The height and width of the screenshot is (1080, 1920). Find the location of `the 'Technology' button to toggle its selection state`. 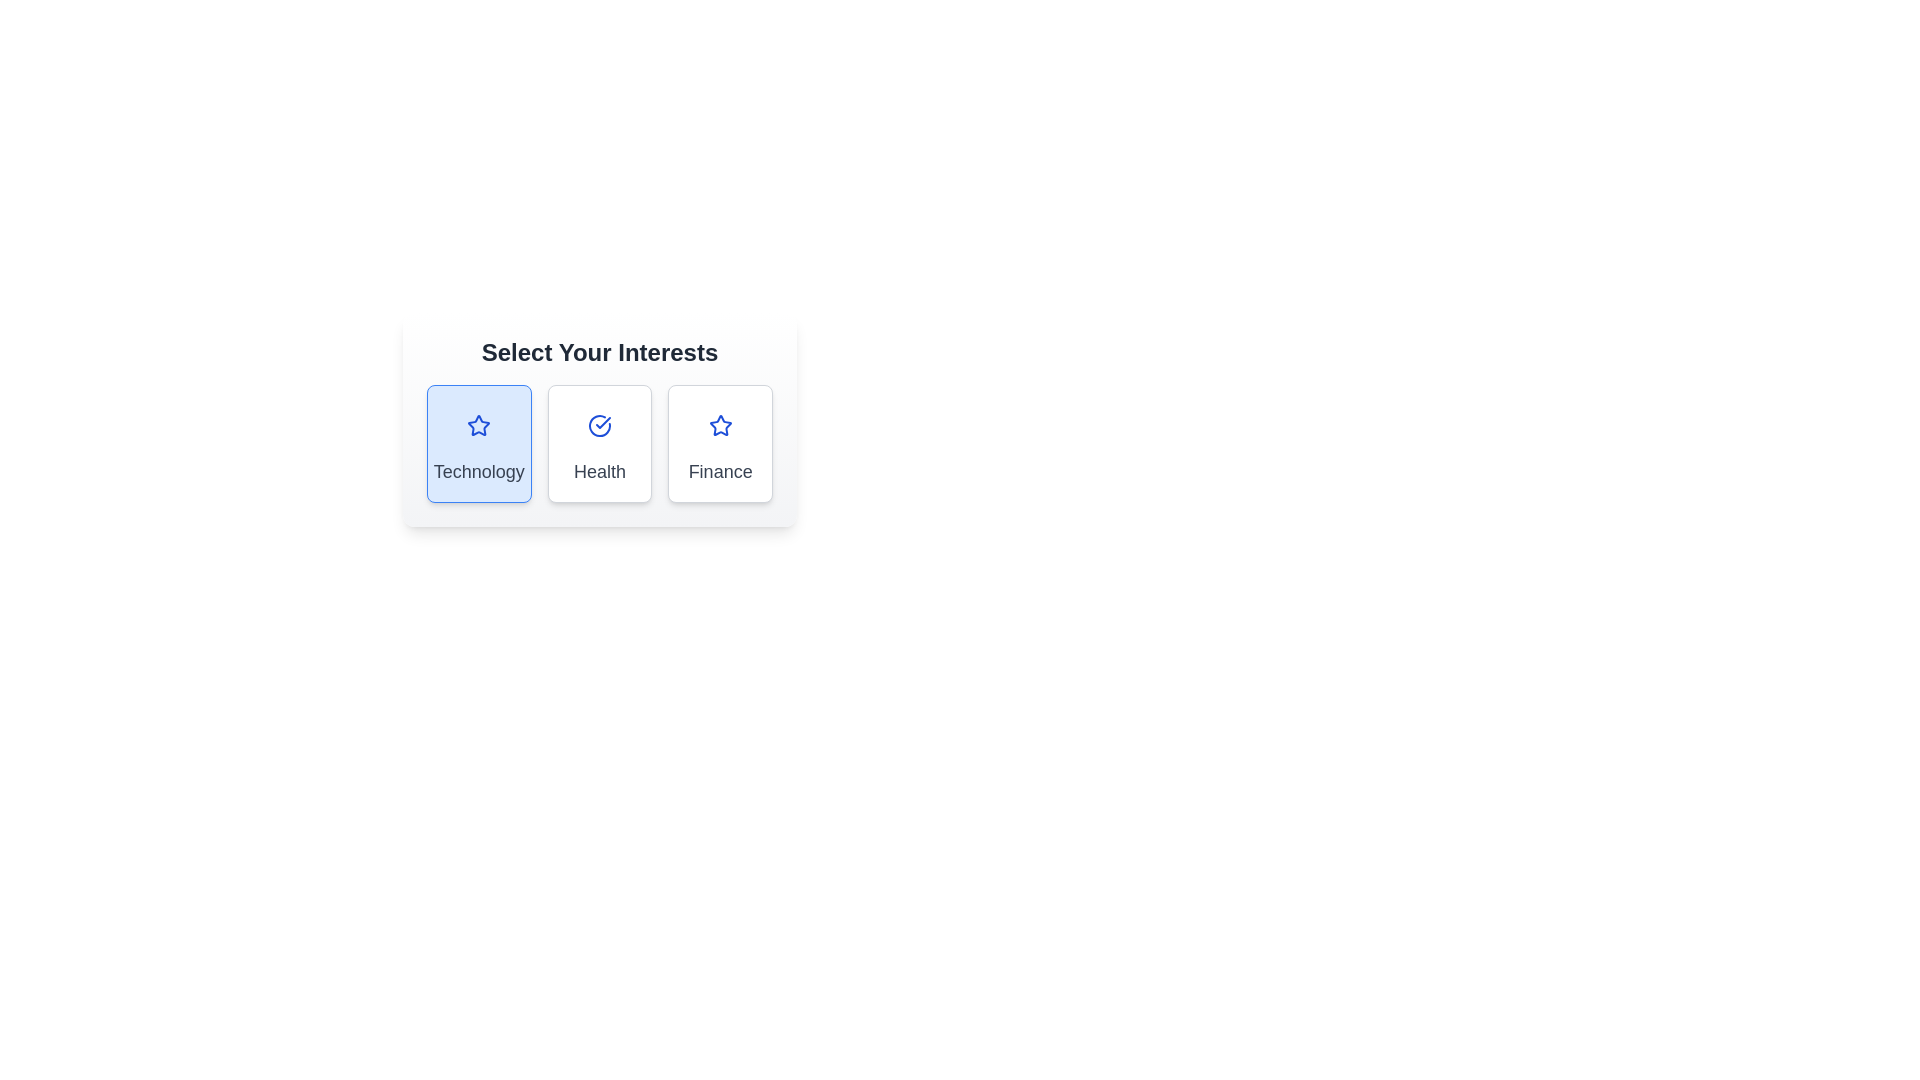

the 'Technology' button to toggle its selection state is located at coordinates (478, 442).